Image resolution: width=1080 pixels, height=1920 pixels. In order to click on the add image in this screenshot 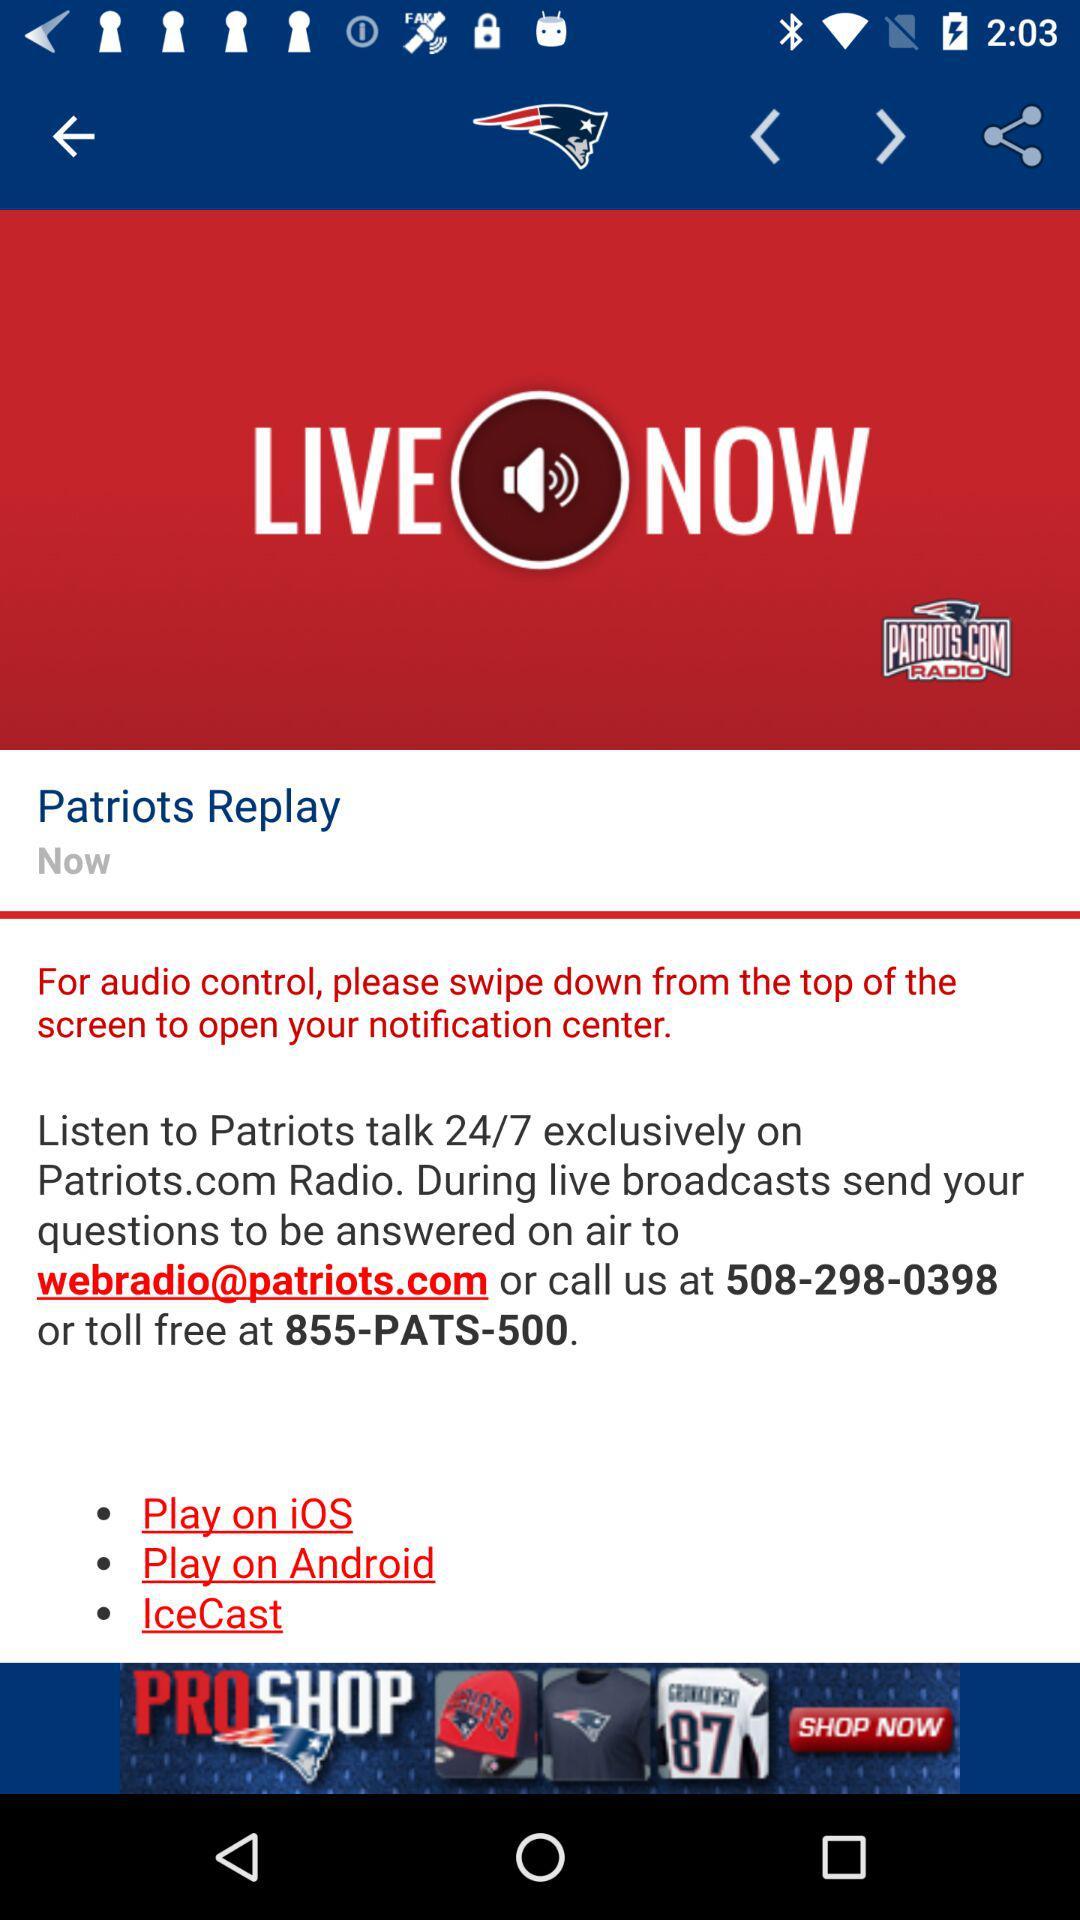, I will do `click(540, 1727)`.